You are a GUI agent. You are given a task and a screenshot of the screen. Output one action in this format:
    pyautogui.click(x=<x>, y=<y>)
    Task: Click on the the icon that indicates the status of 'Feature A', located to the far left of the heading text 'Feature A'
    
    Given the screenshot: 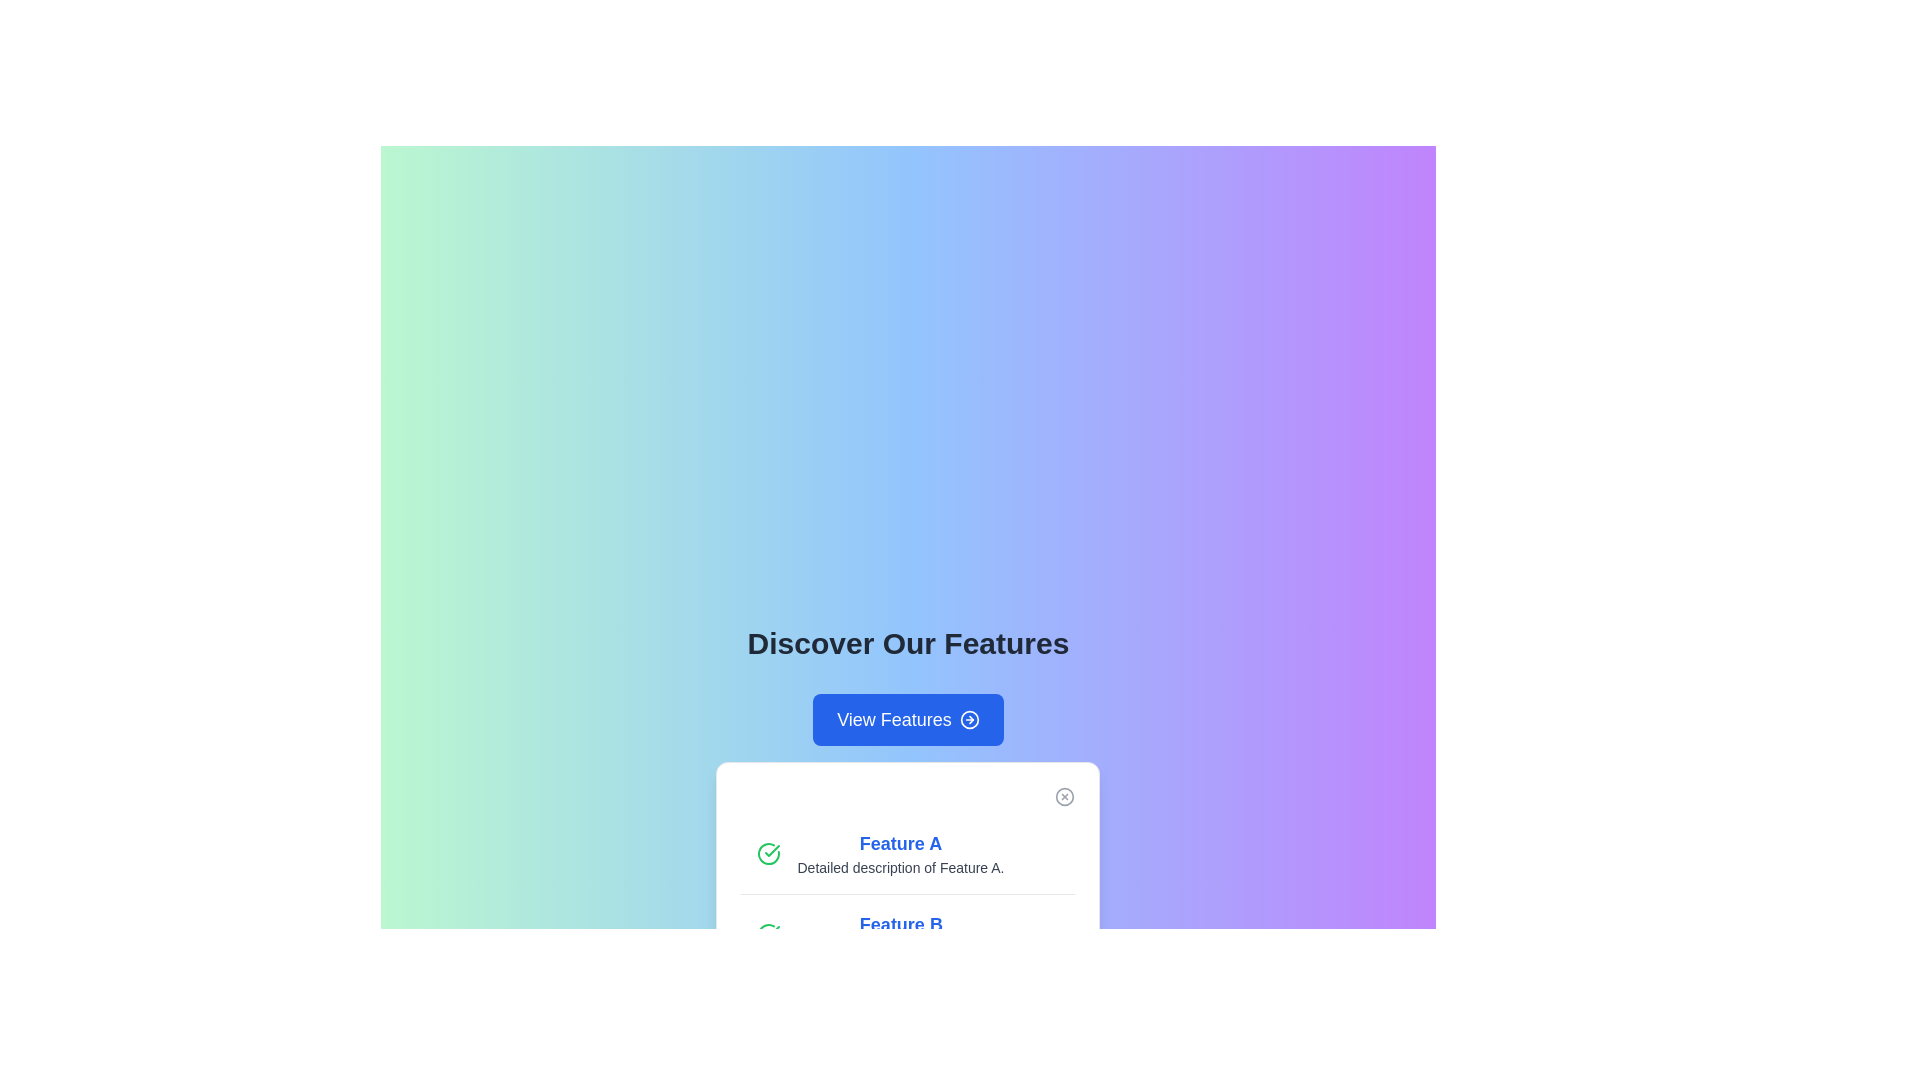 What is the action you would take?
    pyautogui.click(x=768, y=853)
    